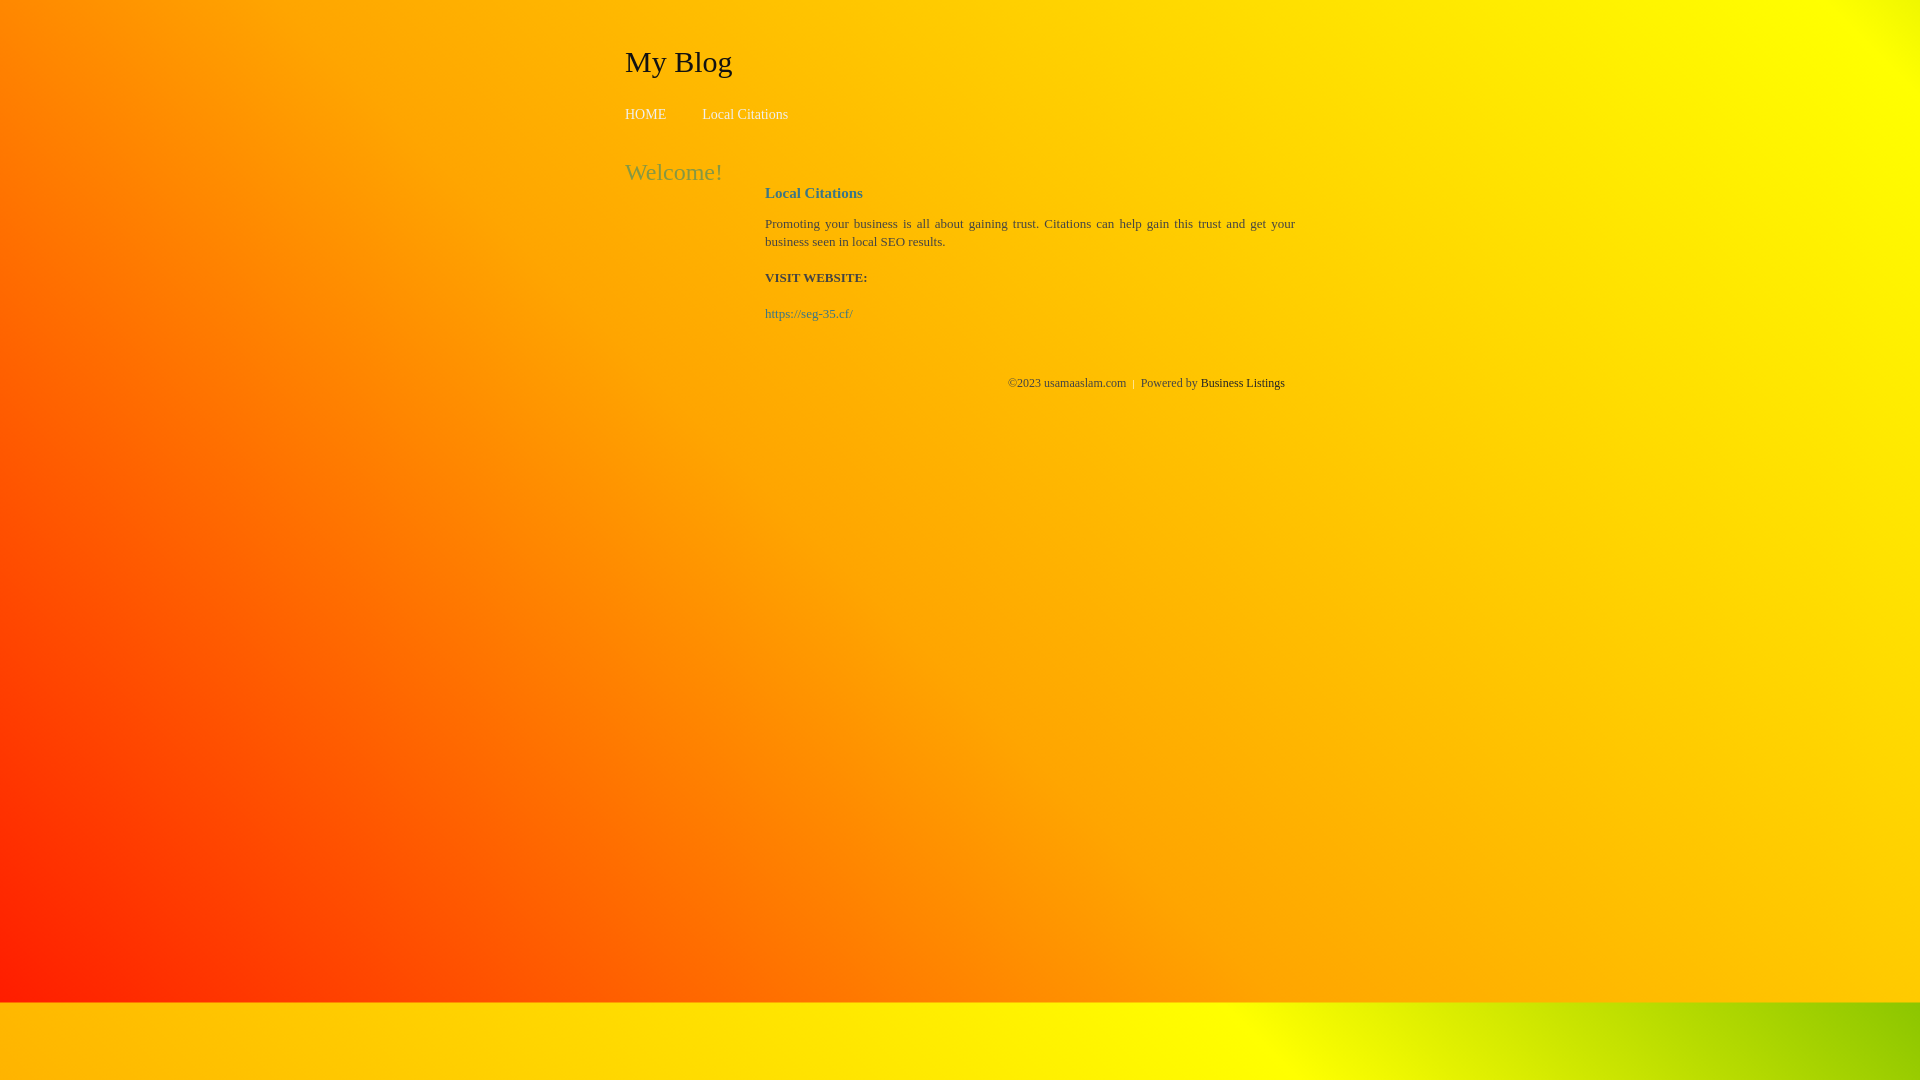  I want to click on 'https://seg-35.cf/', so click(809, 313).